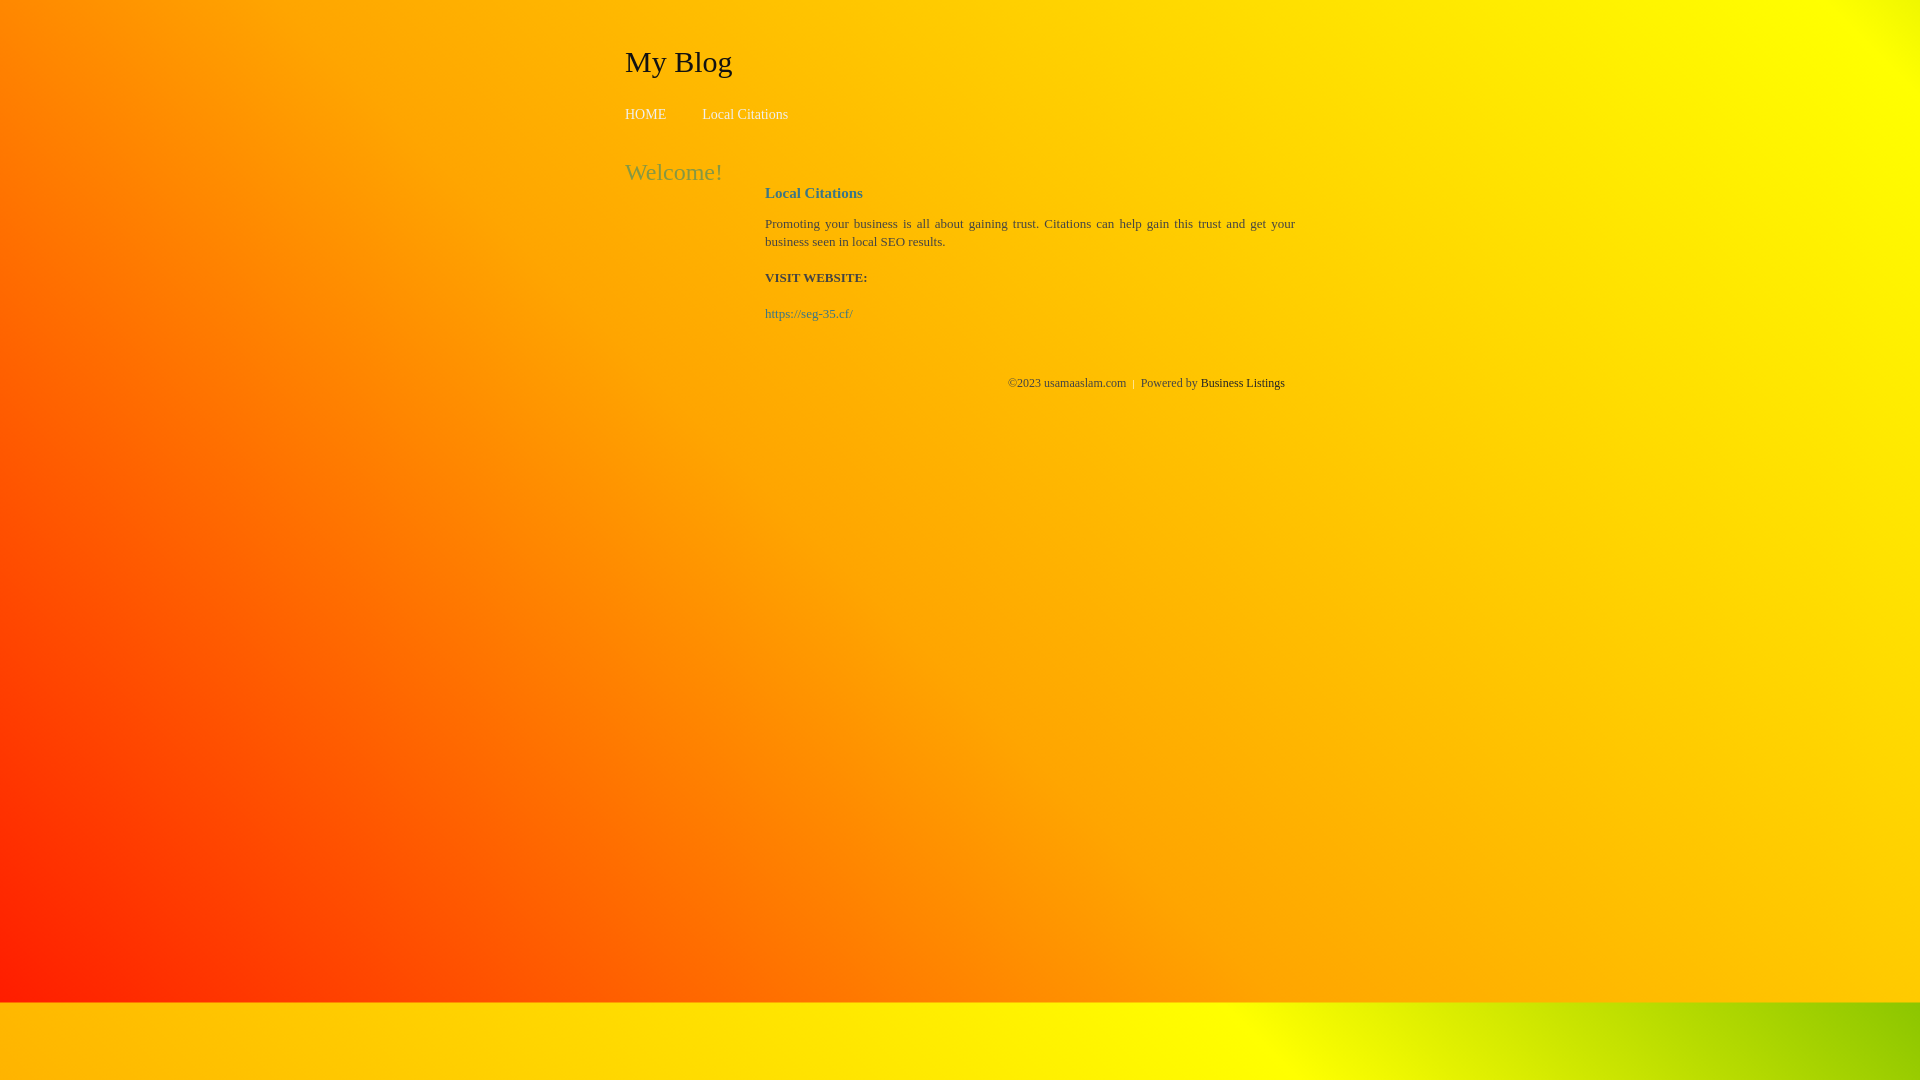  I want to click on 'https://seg-35.cf/', so click(809, 313).